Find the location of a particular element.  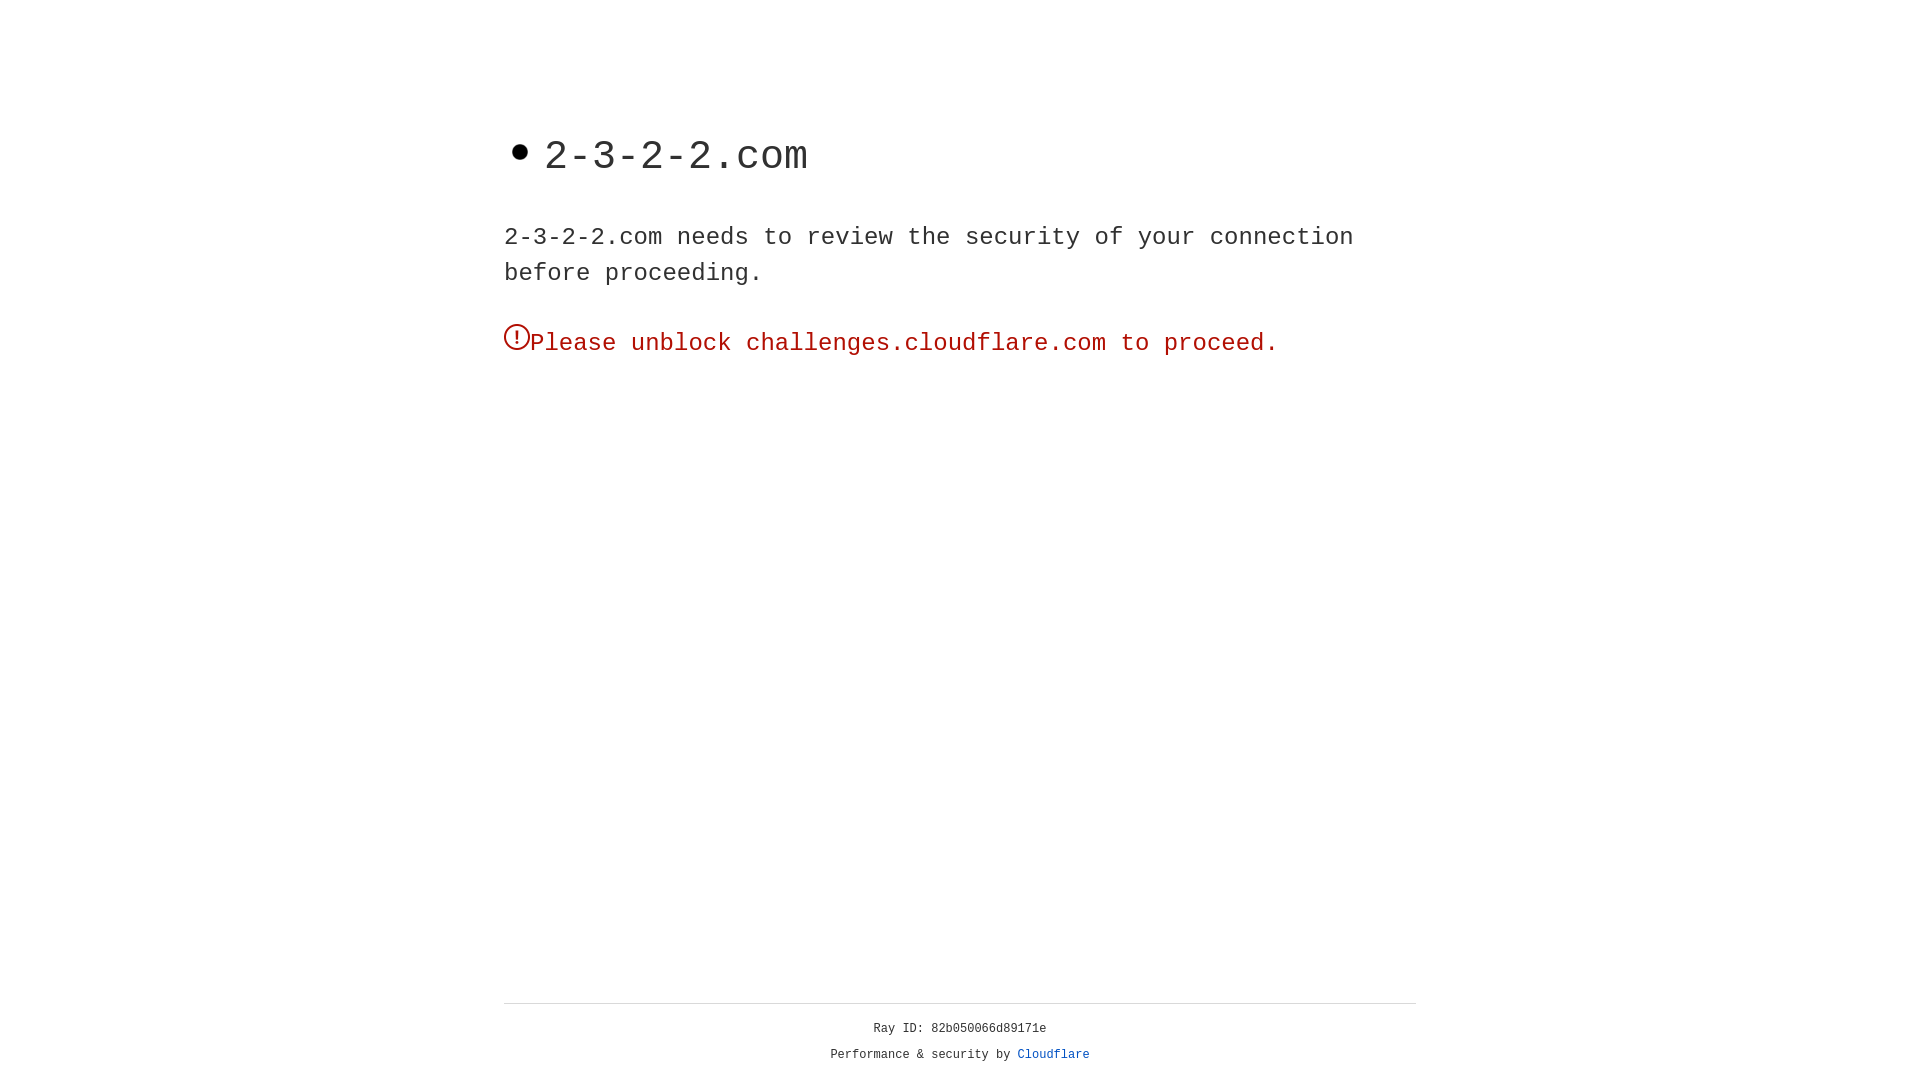

'Cloudflare' is located at coordinates (1053, 1054).